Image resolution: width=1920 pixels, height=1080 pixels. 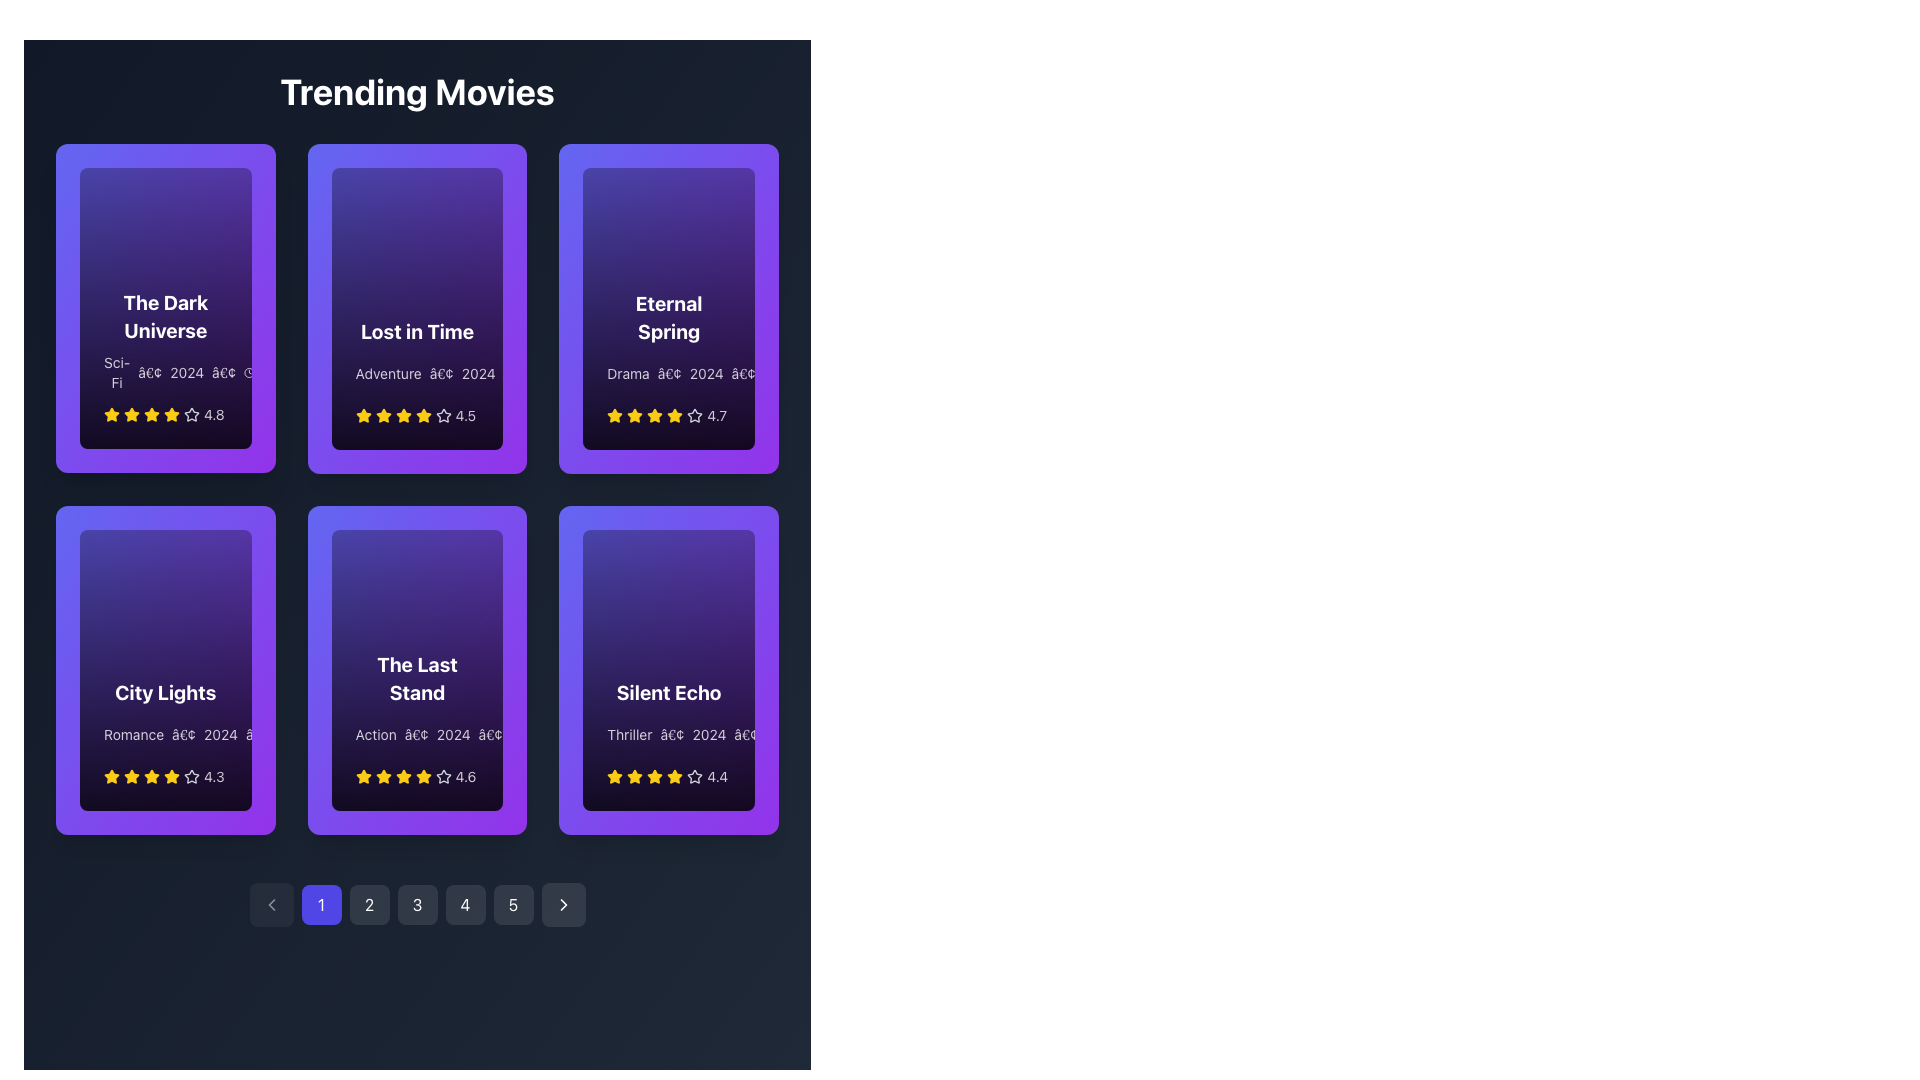 What do you see at coordinates (416, 308) in the screenshot?
I see `the second card in the 'Trending Movies' grid titled 'Lost in Time'` at bounding box center [416, 308].